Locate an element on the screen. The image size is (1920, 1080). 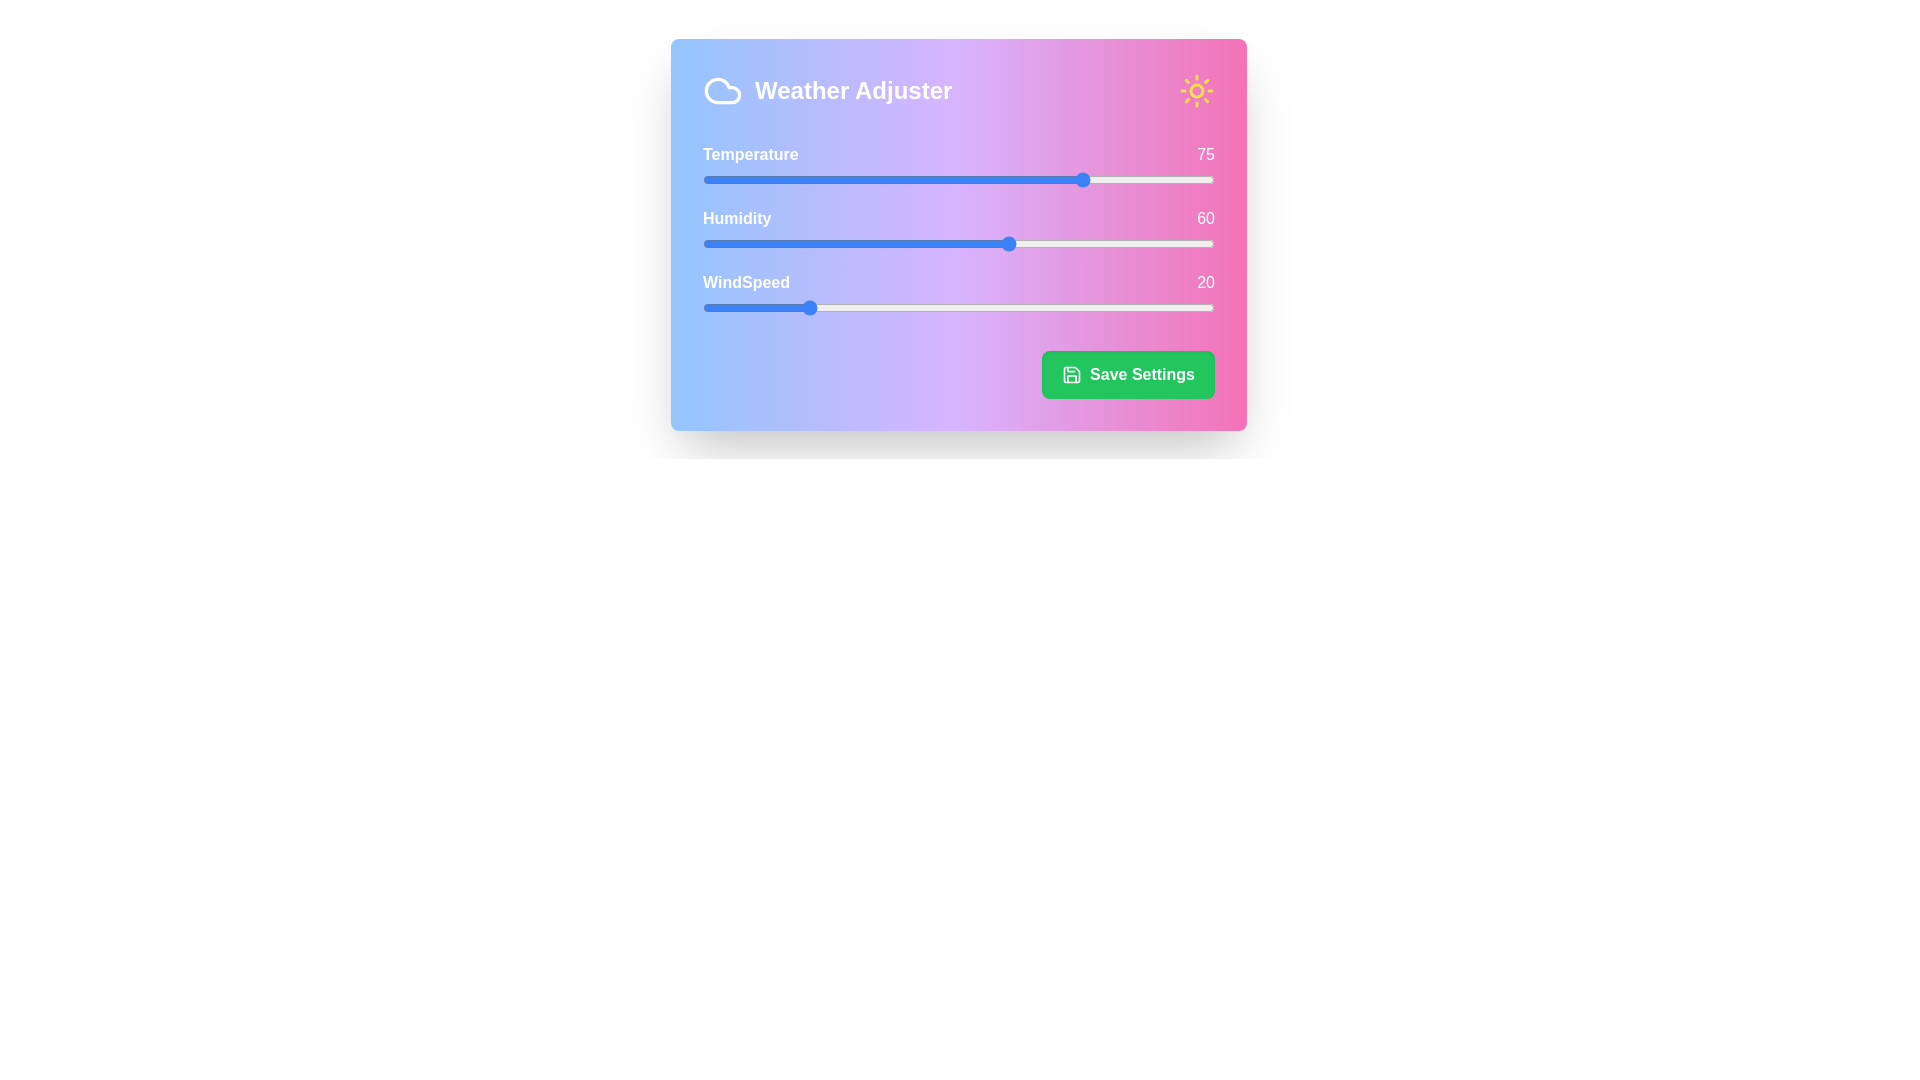
the label displaying the current wind speed value (20) located towards the bottom of the 'Weather Adjuster' interface panel, to the right of the 'WindSpeed' label and above a slider bar is located at coordinates (958, 282).